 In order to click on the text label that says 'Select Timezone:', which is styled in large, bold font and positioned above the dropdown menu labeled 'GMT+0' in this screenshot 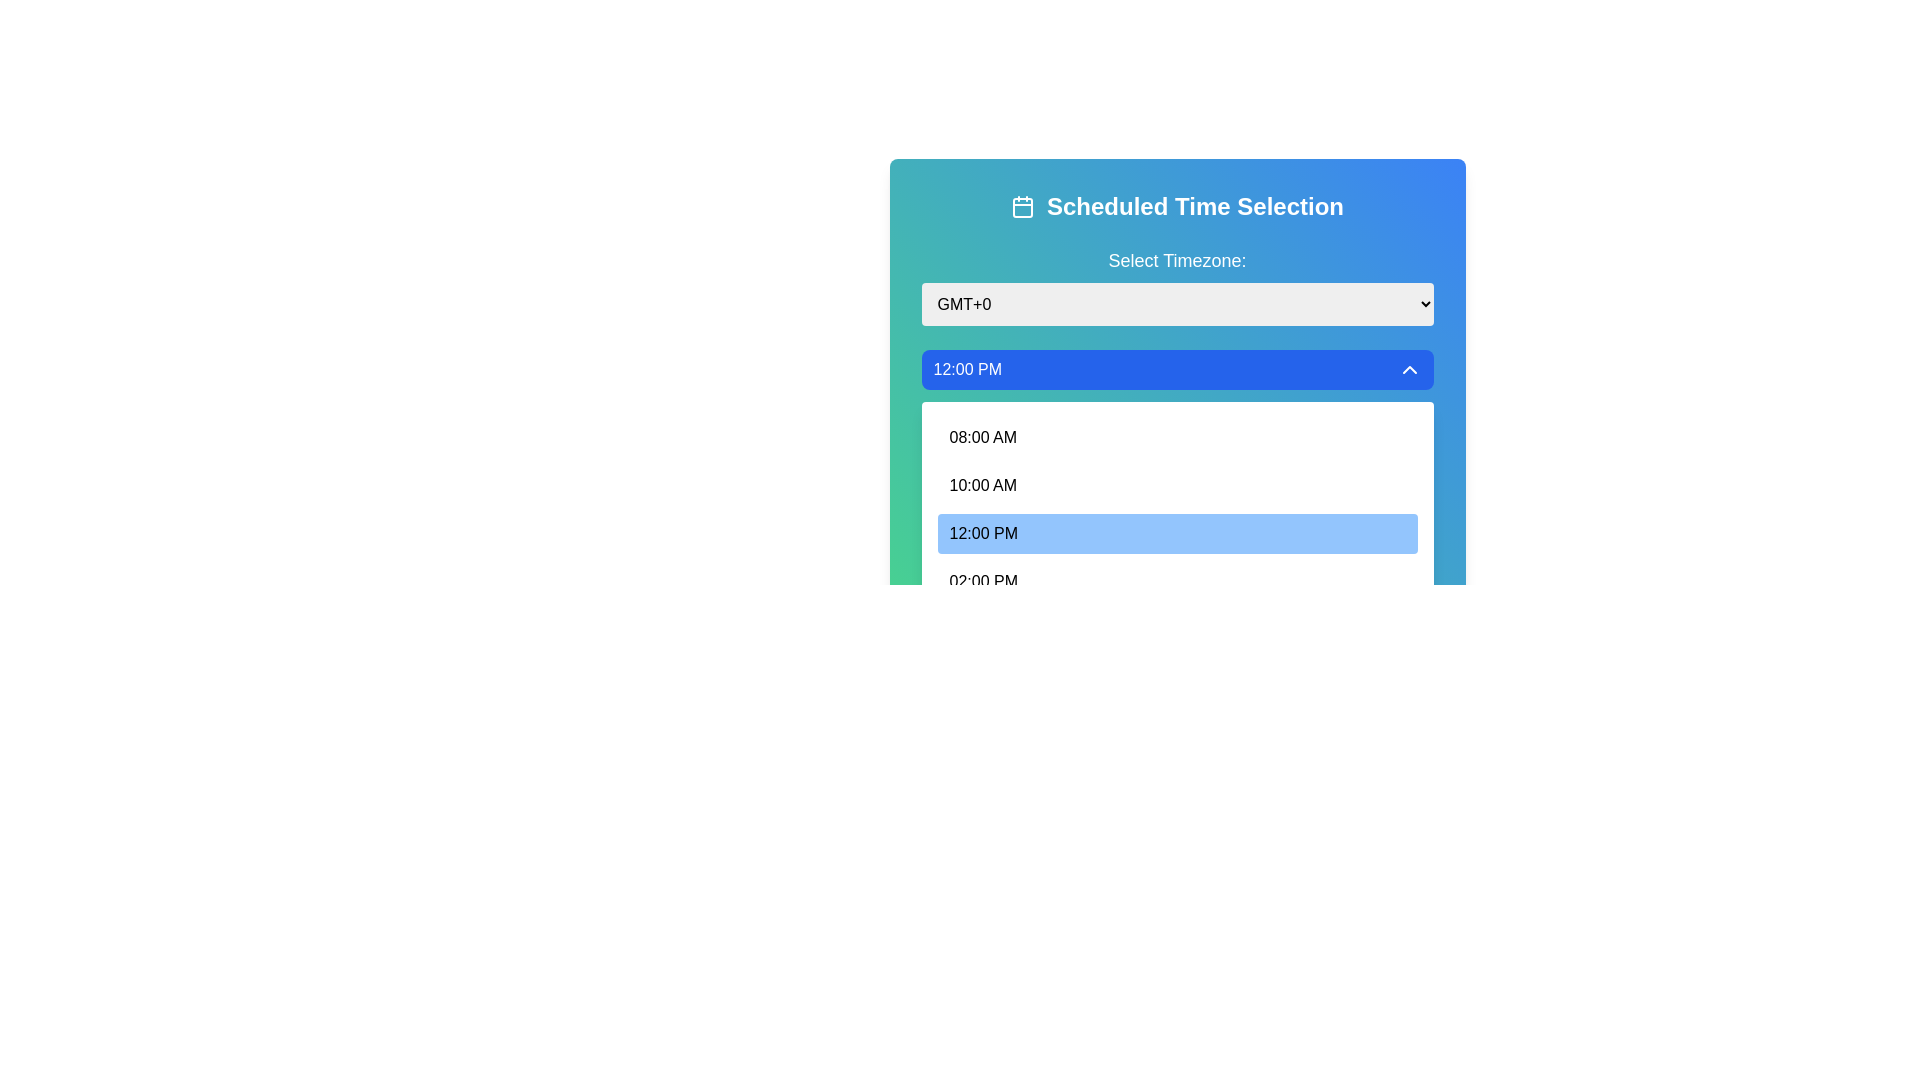, I will do `click(1177, 260)`.